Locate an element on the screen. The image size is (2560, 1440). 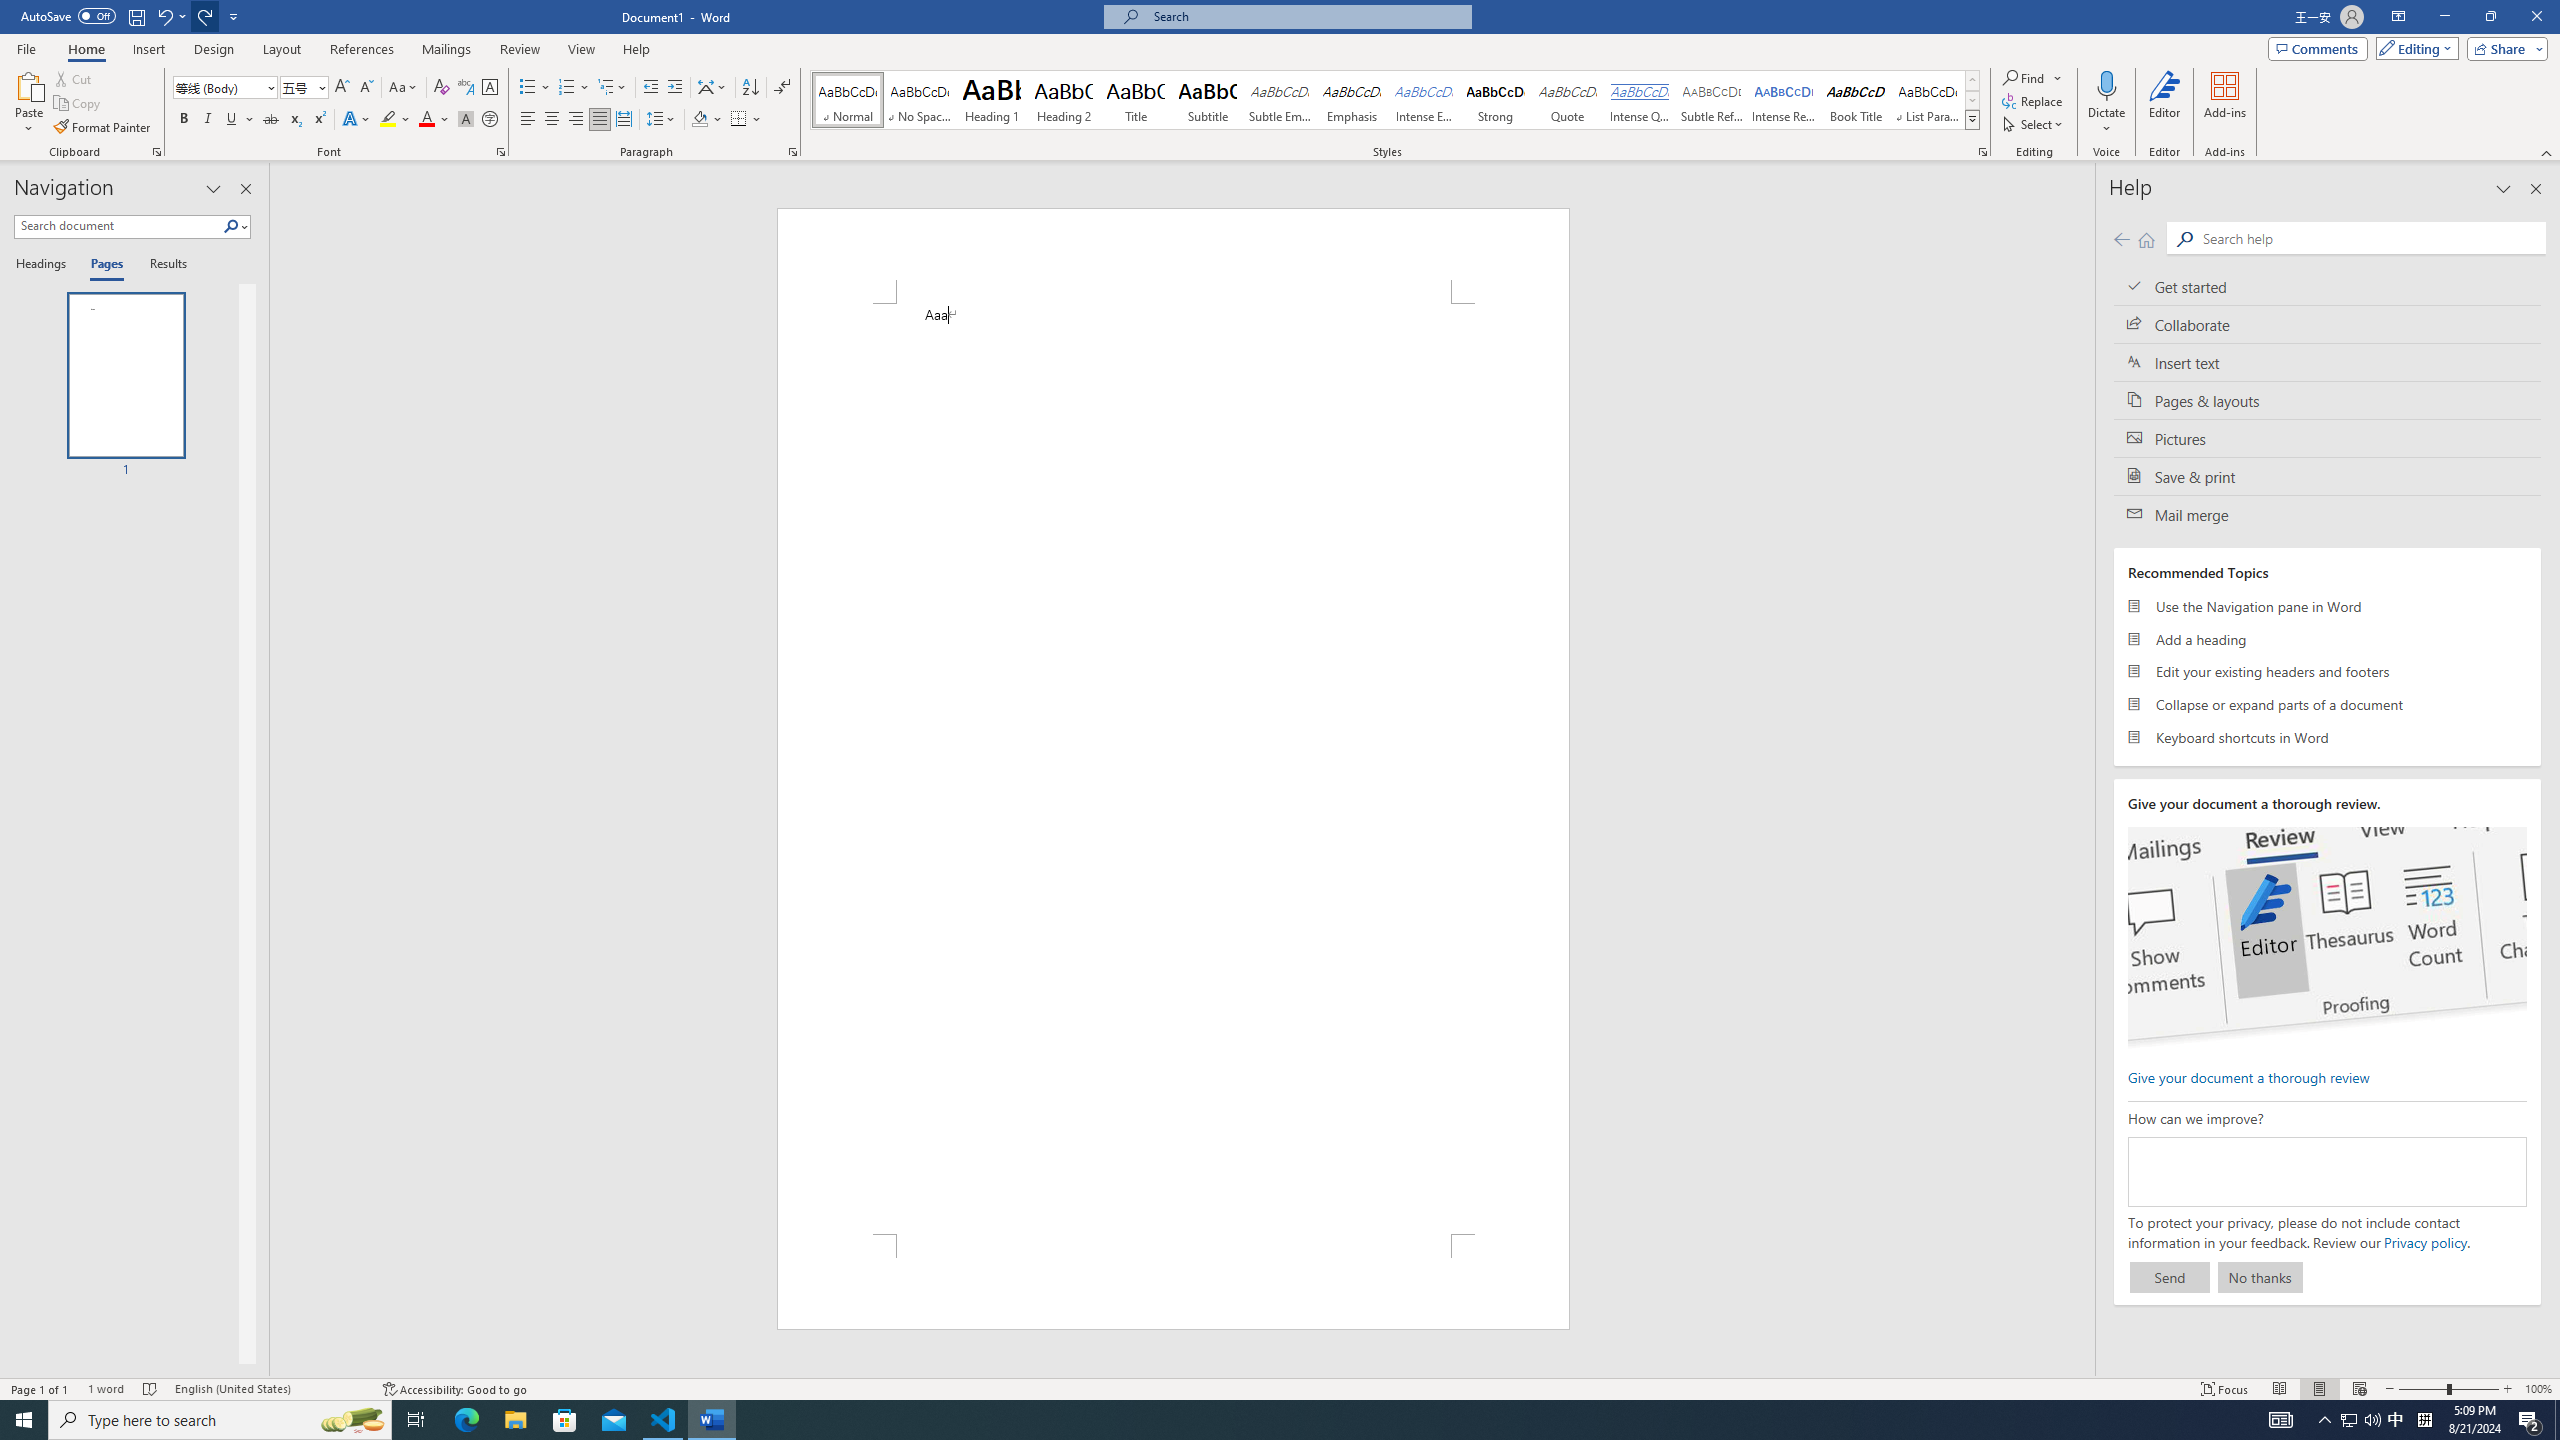
'Design' is located at coordinates (215, 49).